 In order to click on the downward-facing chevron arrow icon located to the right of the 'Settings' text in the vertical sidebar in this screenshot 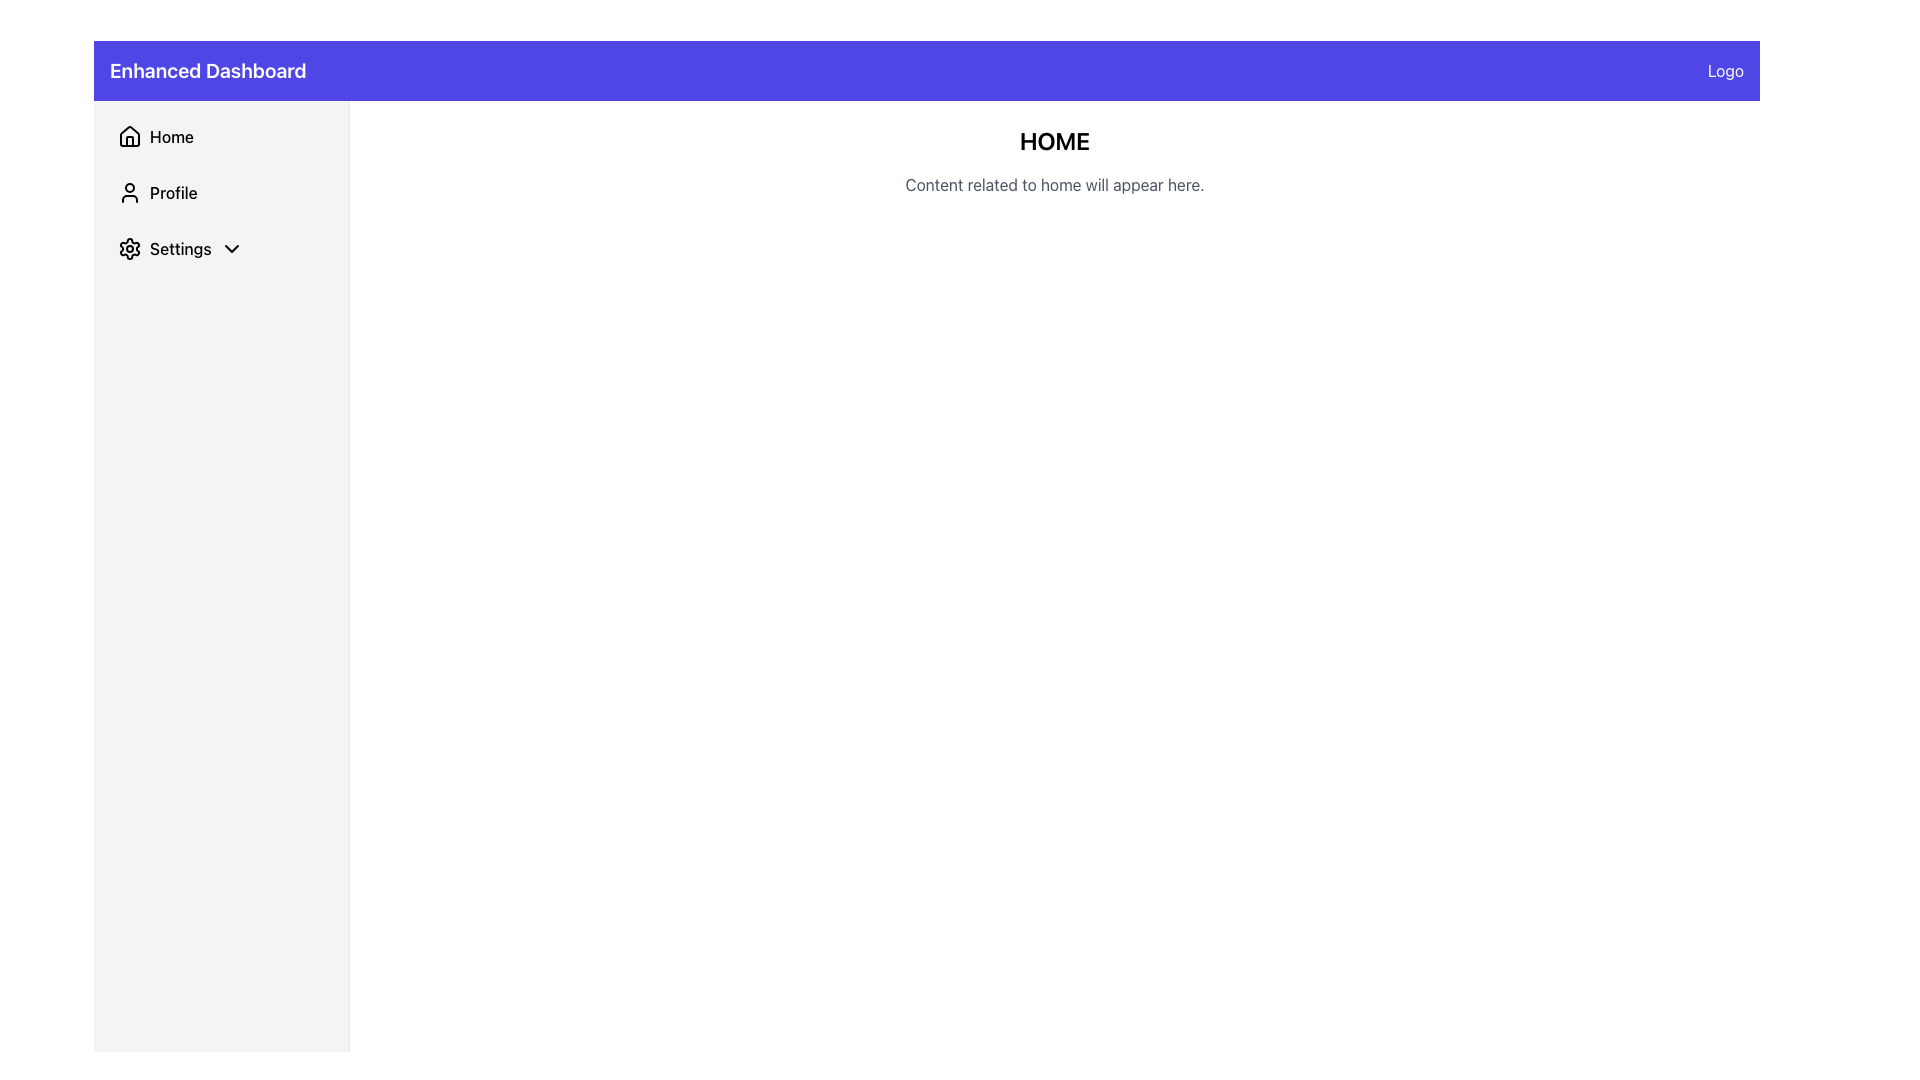, I will do `click(231, 248)`.